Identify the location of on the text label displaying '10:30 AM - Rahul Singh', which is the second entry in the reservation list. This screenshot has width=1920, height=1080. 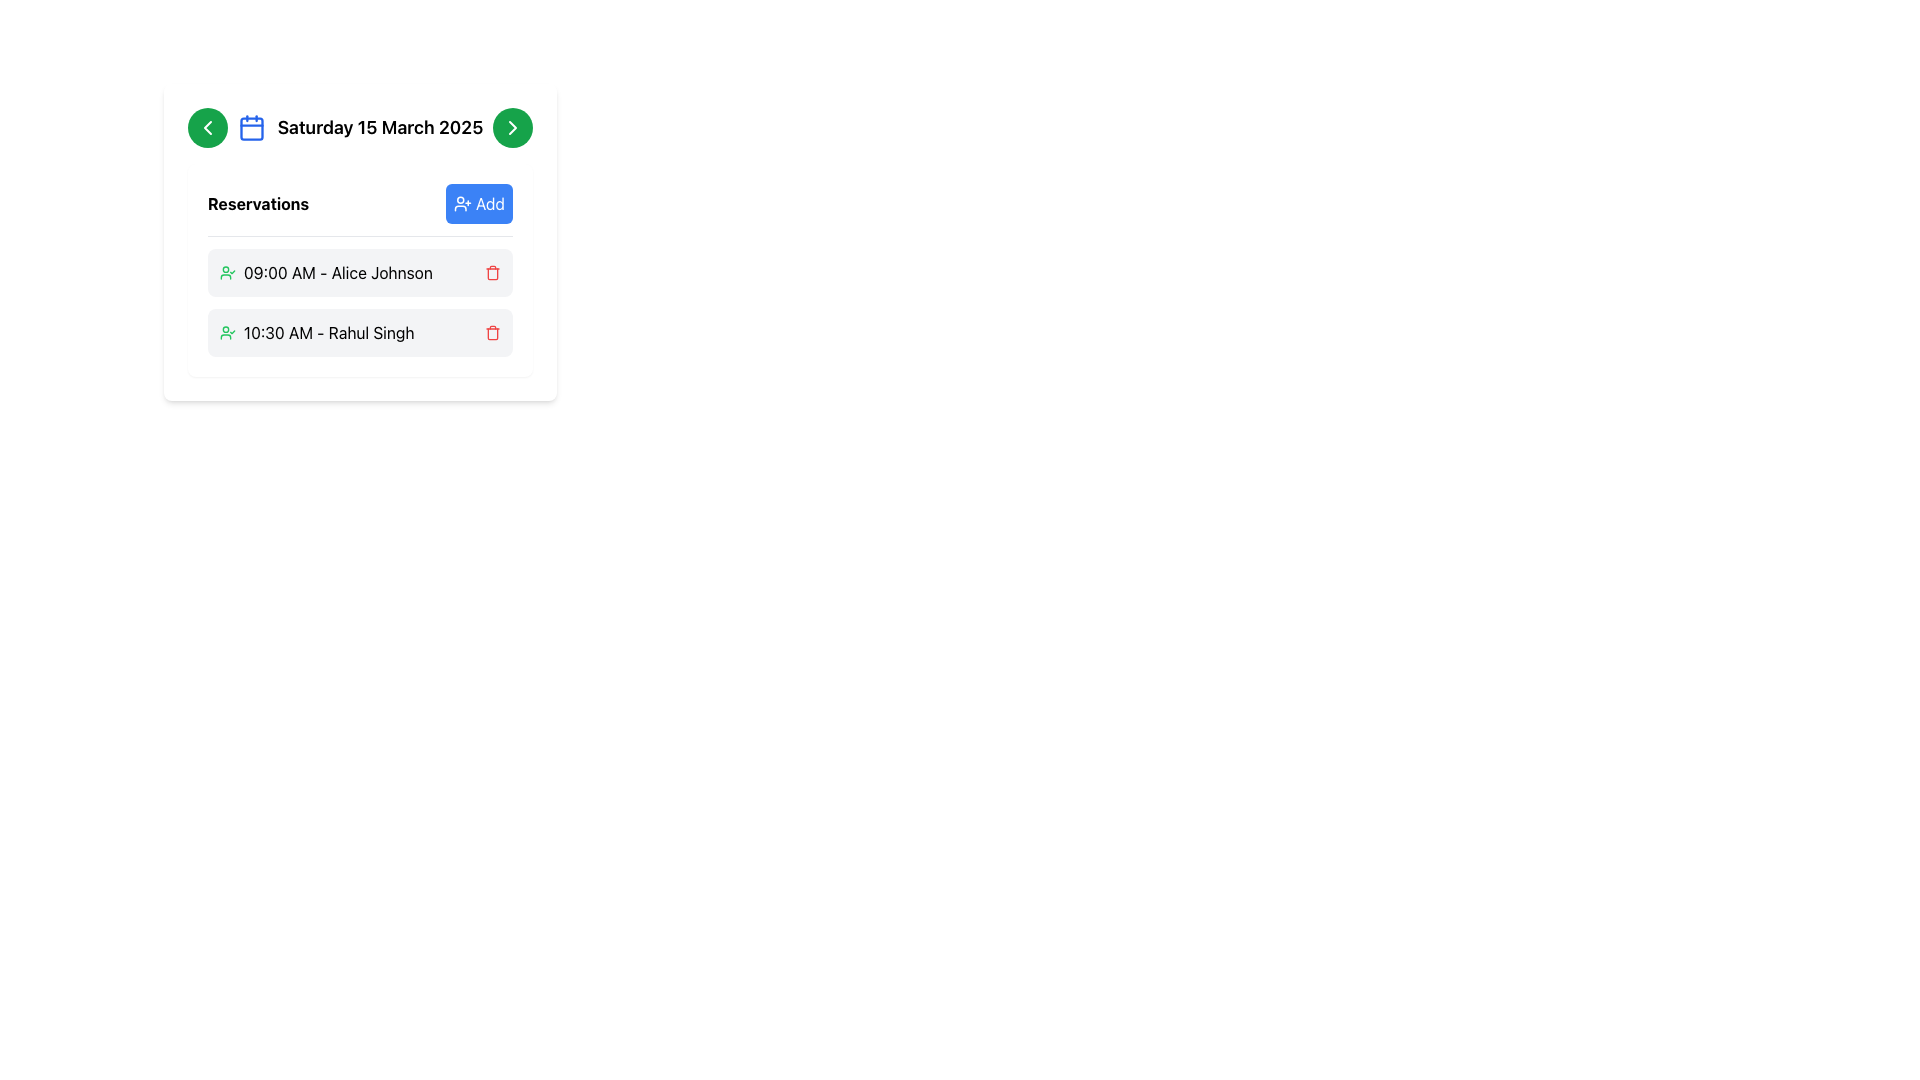
(329, 331).